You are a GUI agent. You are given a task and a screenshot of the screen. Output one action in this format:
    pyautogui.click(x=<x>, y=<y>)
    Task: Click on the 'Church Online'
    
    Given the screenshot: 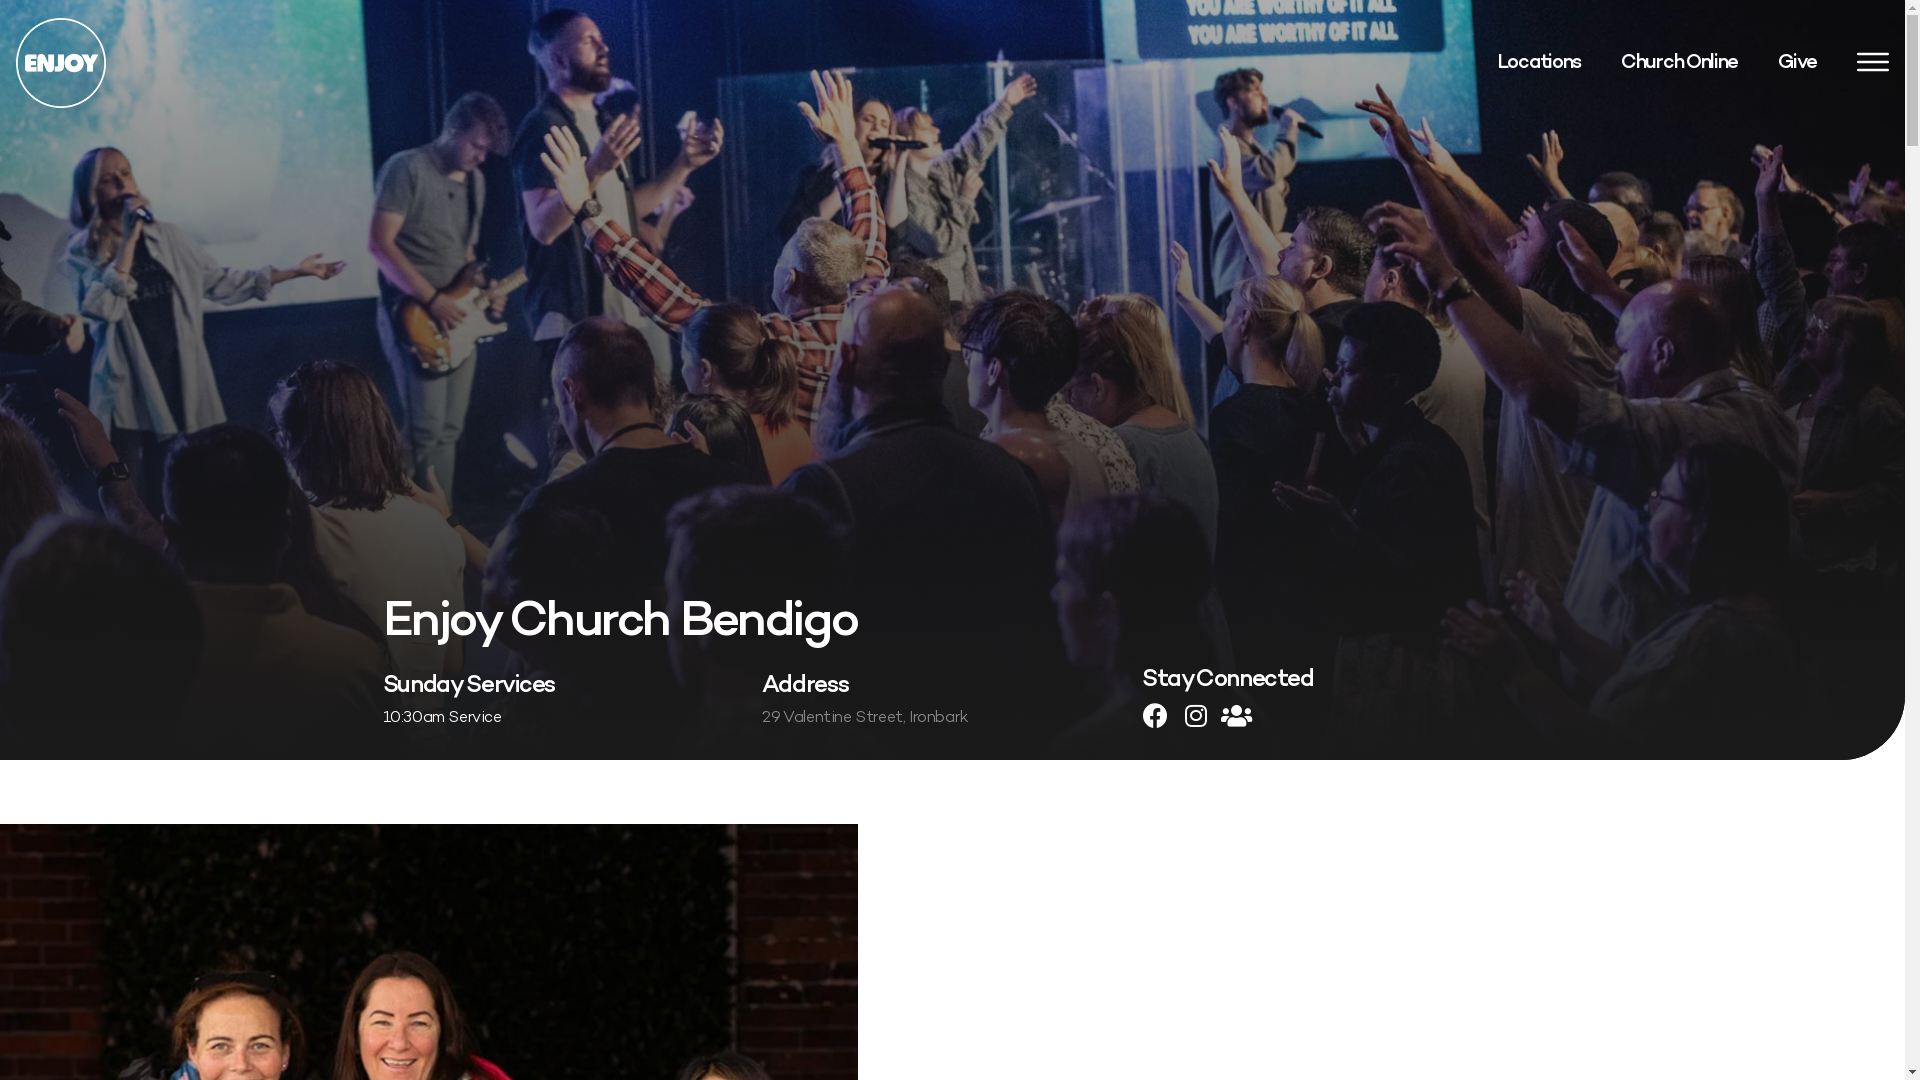 What is the action you would take?
    pyautogui.click(x=1679, y=61)
    